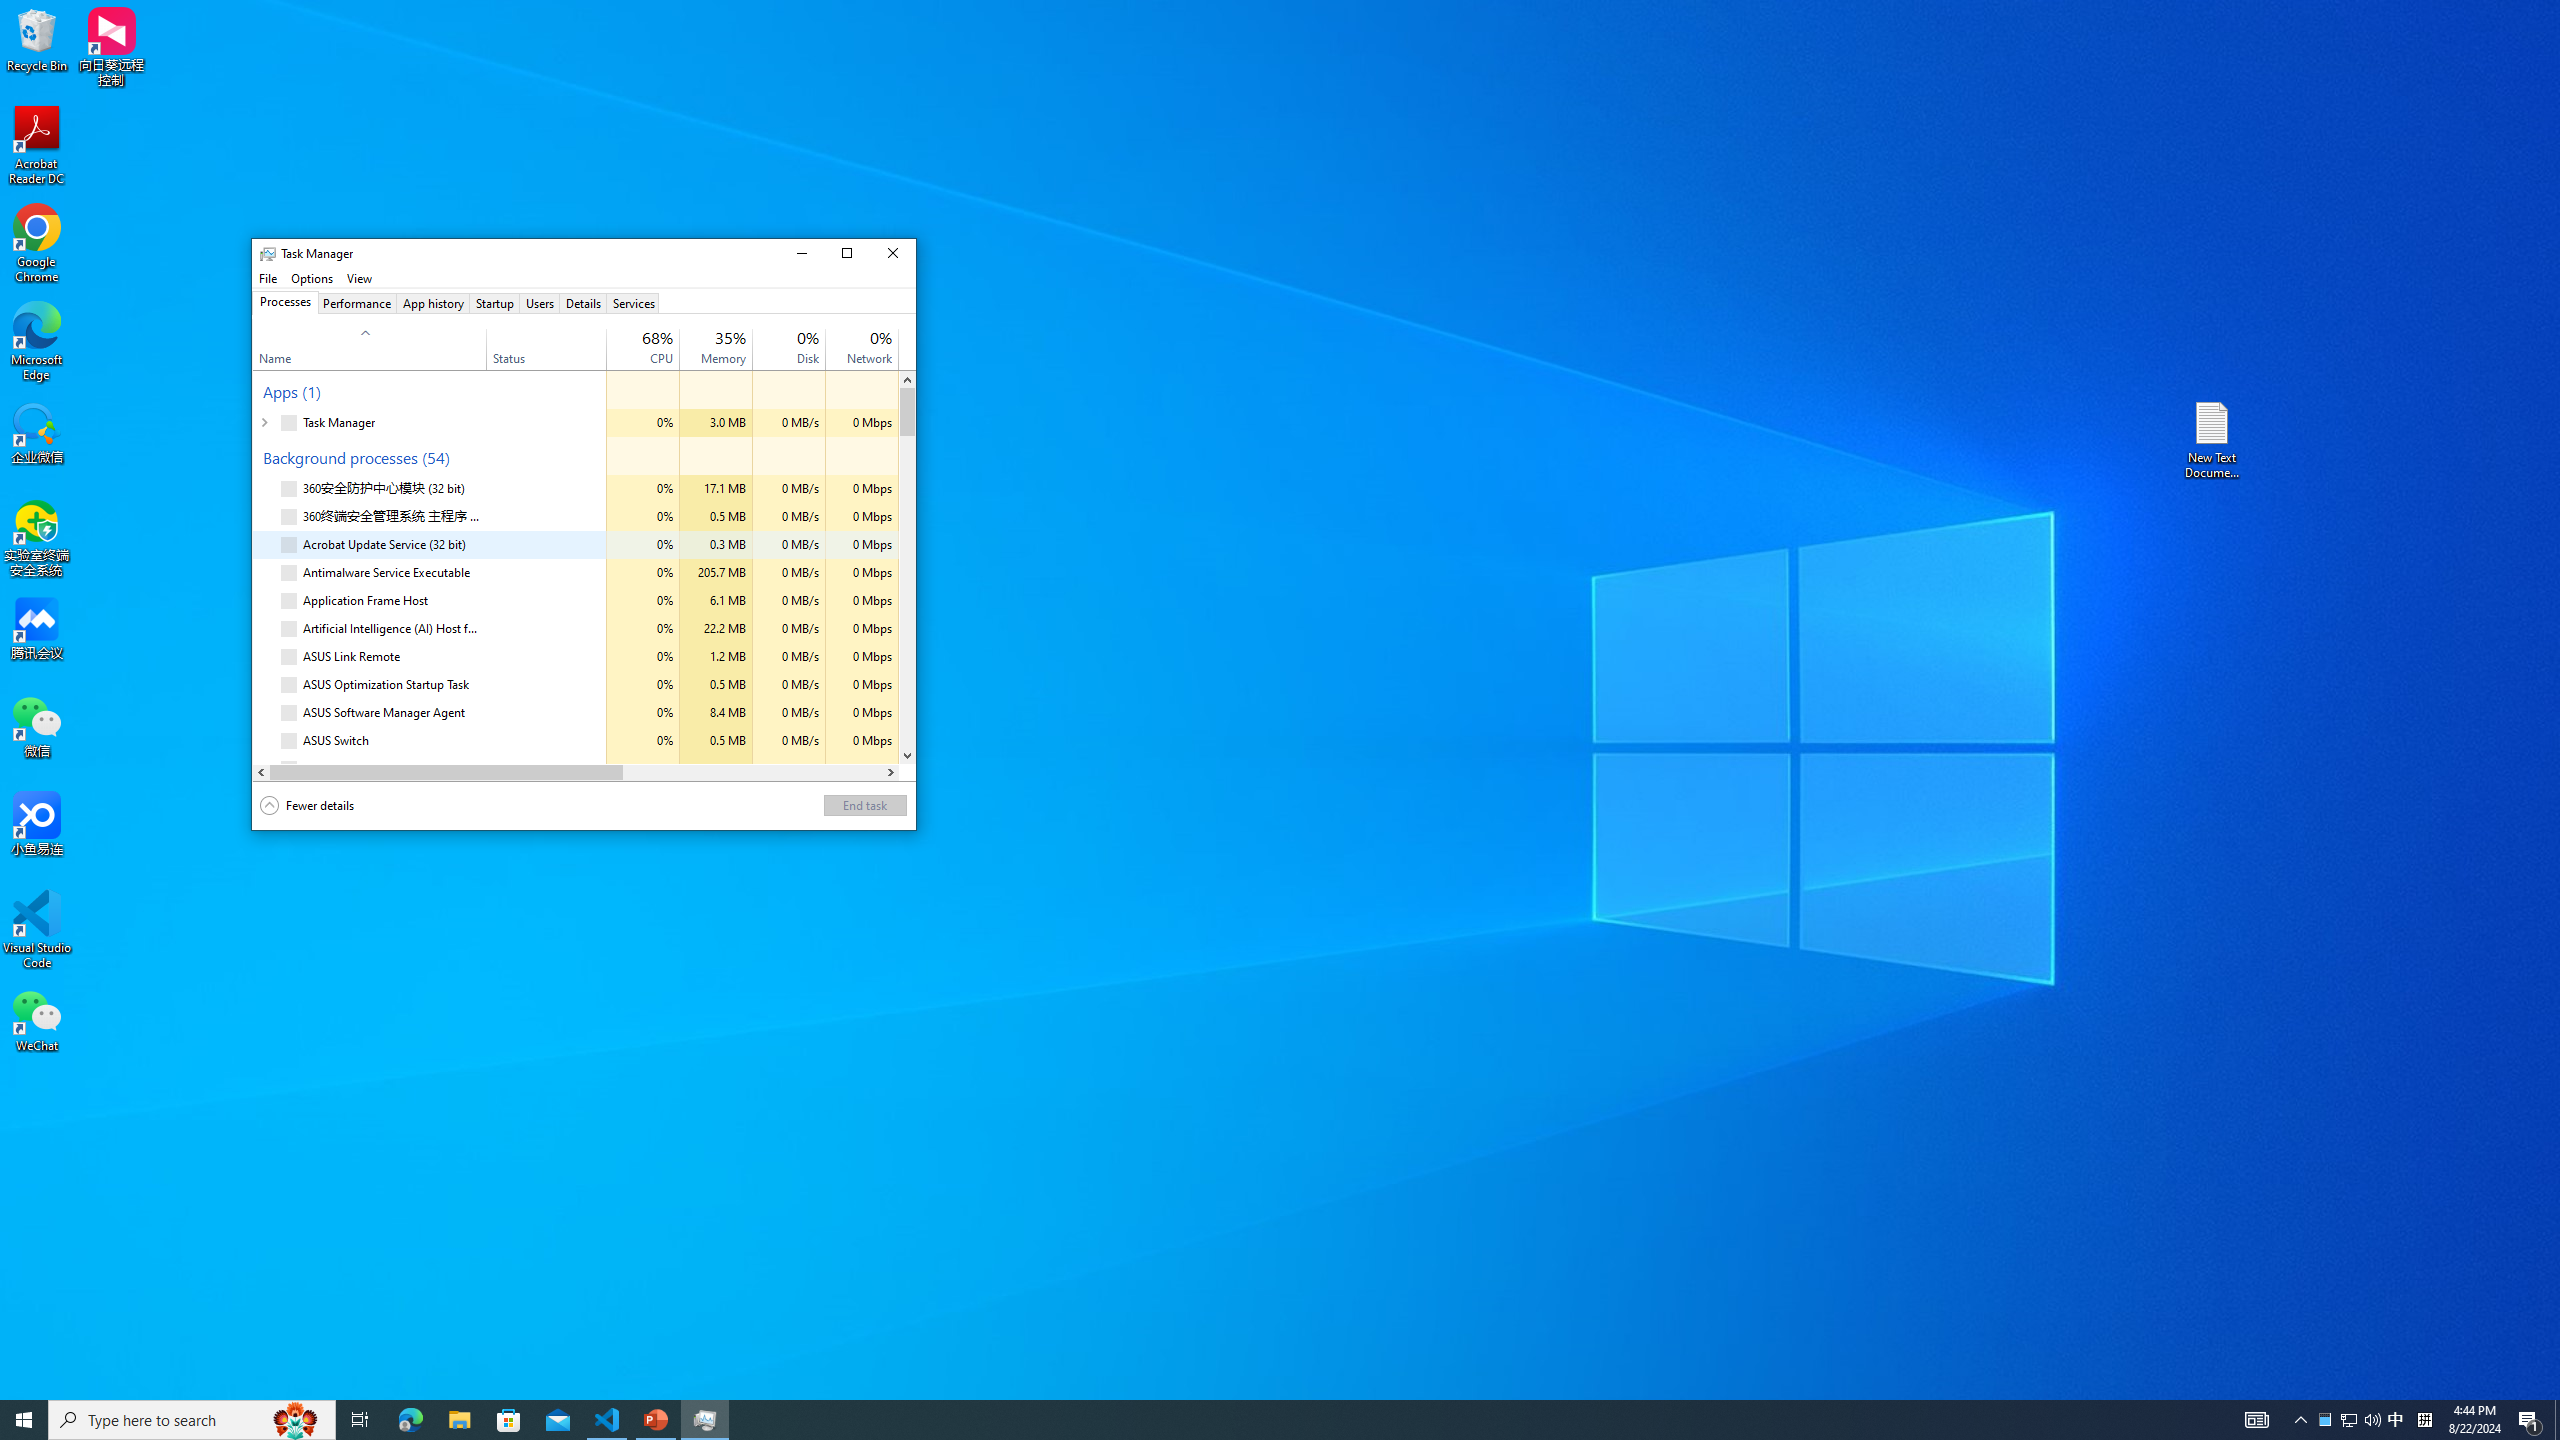 Image resolution: width=2560 pixels, height=1440 pixels. Describe the element at coordinates (864, 804) in the screenshot. I see `'End task'` at that location.